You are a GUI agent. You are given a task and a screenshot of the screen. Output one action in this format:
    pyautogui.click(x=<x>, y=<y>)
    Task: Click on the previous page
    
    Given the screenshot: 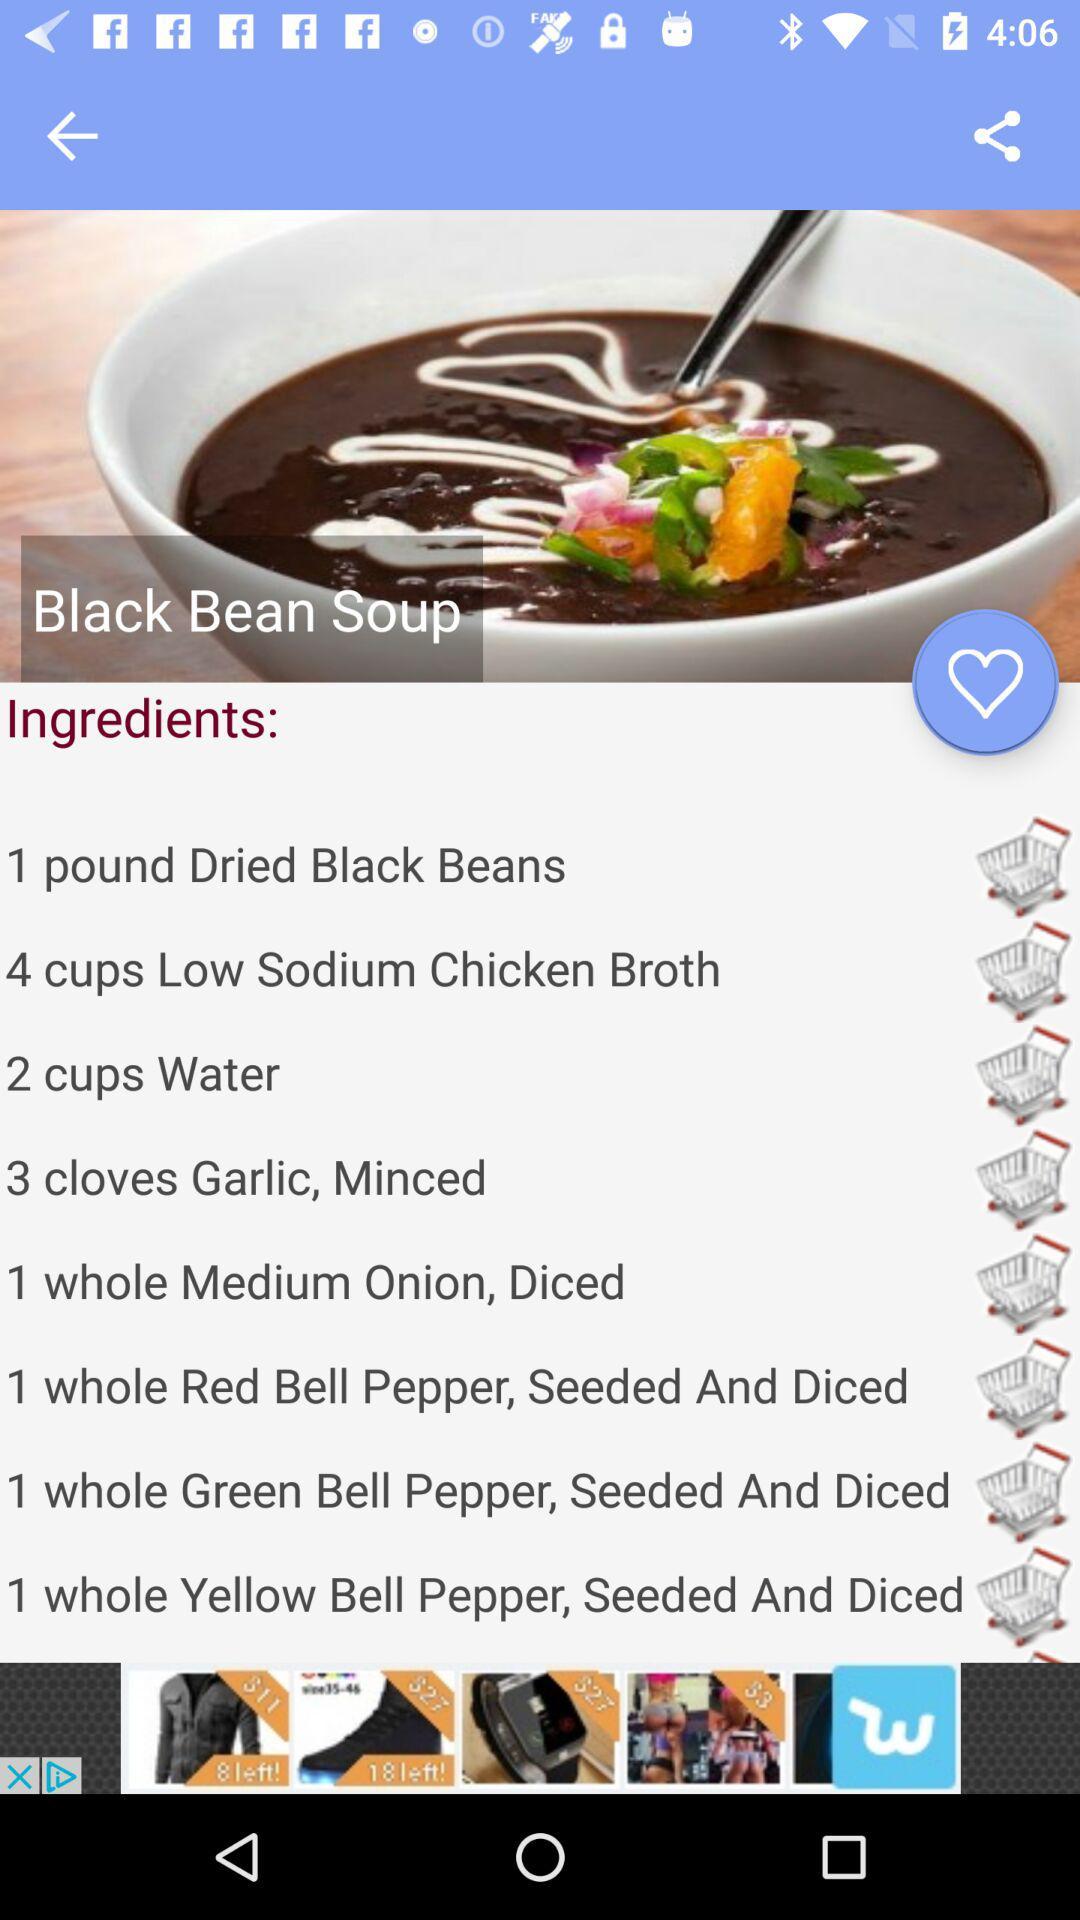 What is the action you would take?
    pyautogui.click(x=71, y=135)
    